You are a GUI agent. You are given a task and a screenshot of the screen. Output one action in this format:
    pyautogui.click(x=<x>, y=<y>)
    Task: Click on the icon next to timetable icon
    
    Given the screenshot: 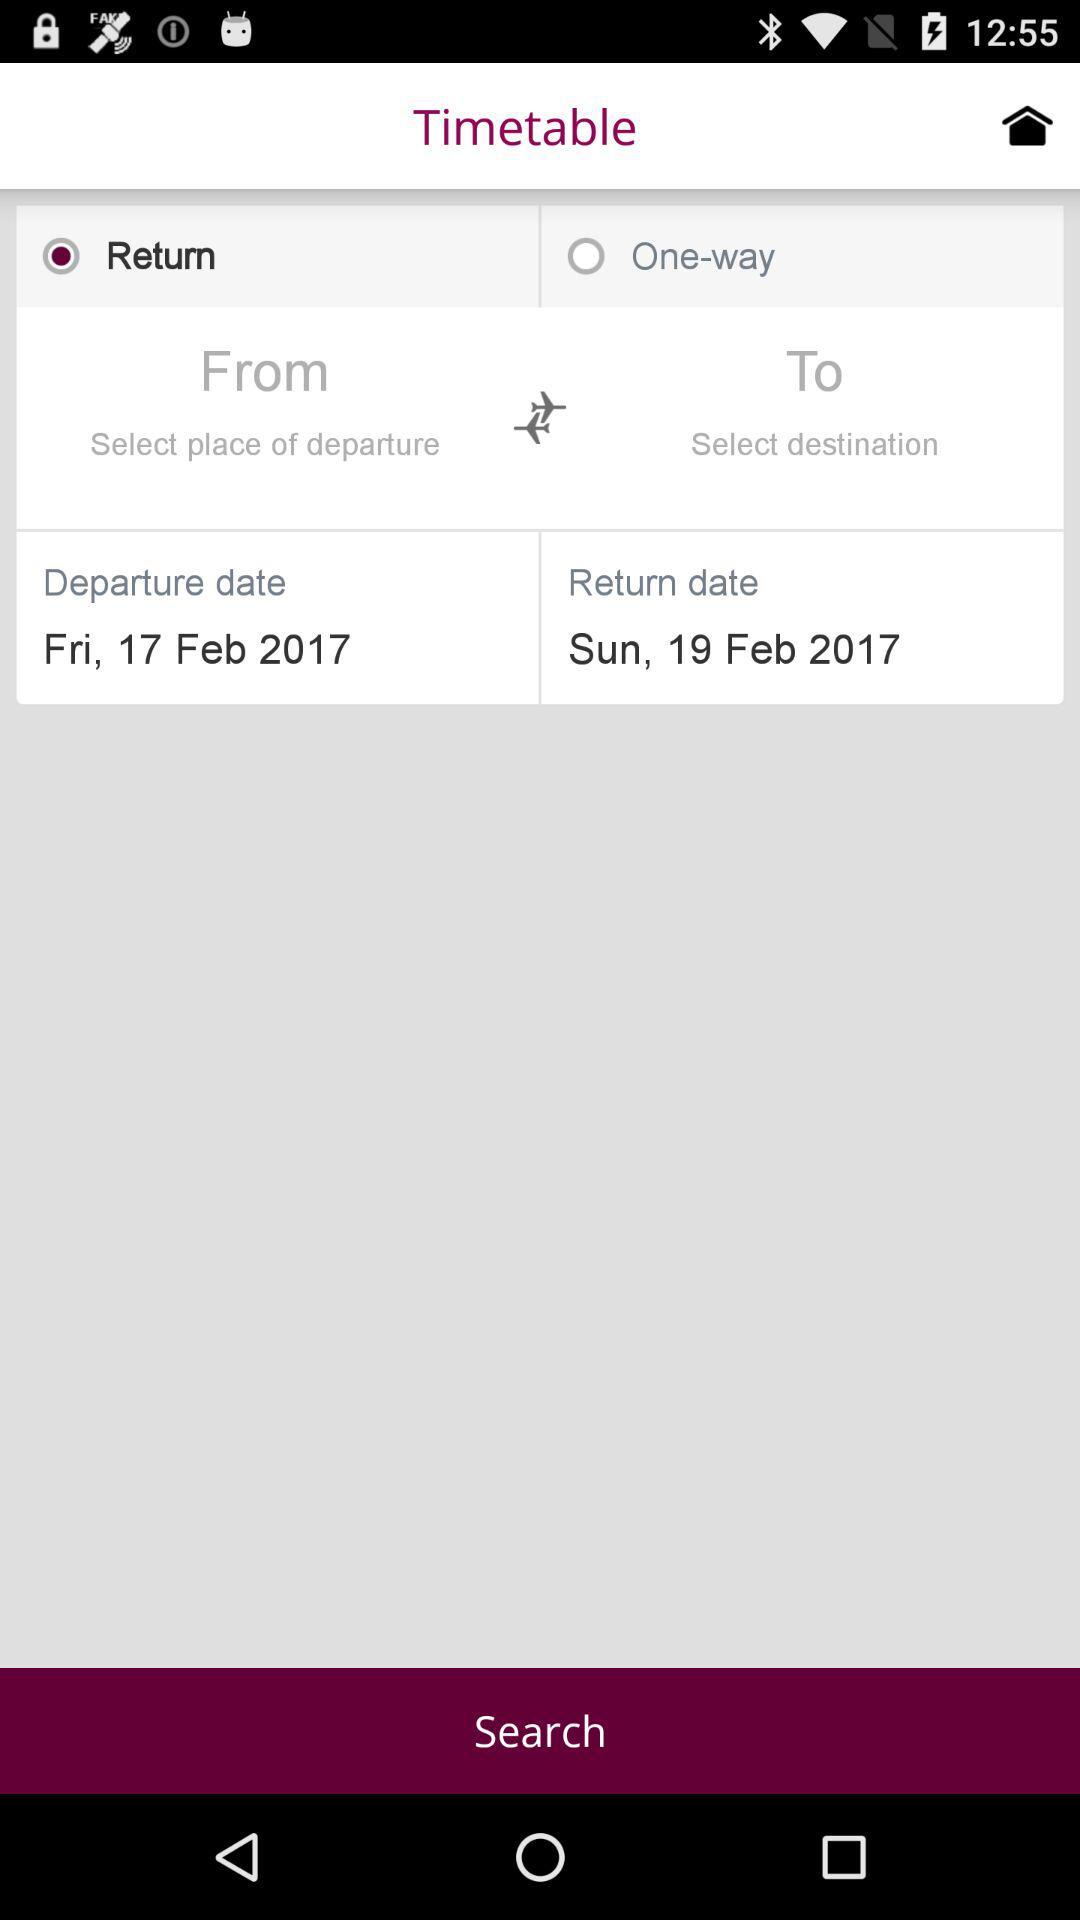 What is the action you would take?
    pyautogui.click(x=1027, y=124)
    